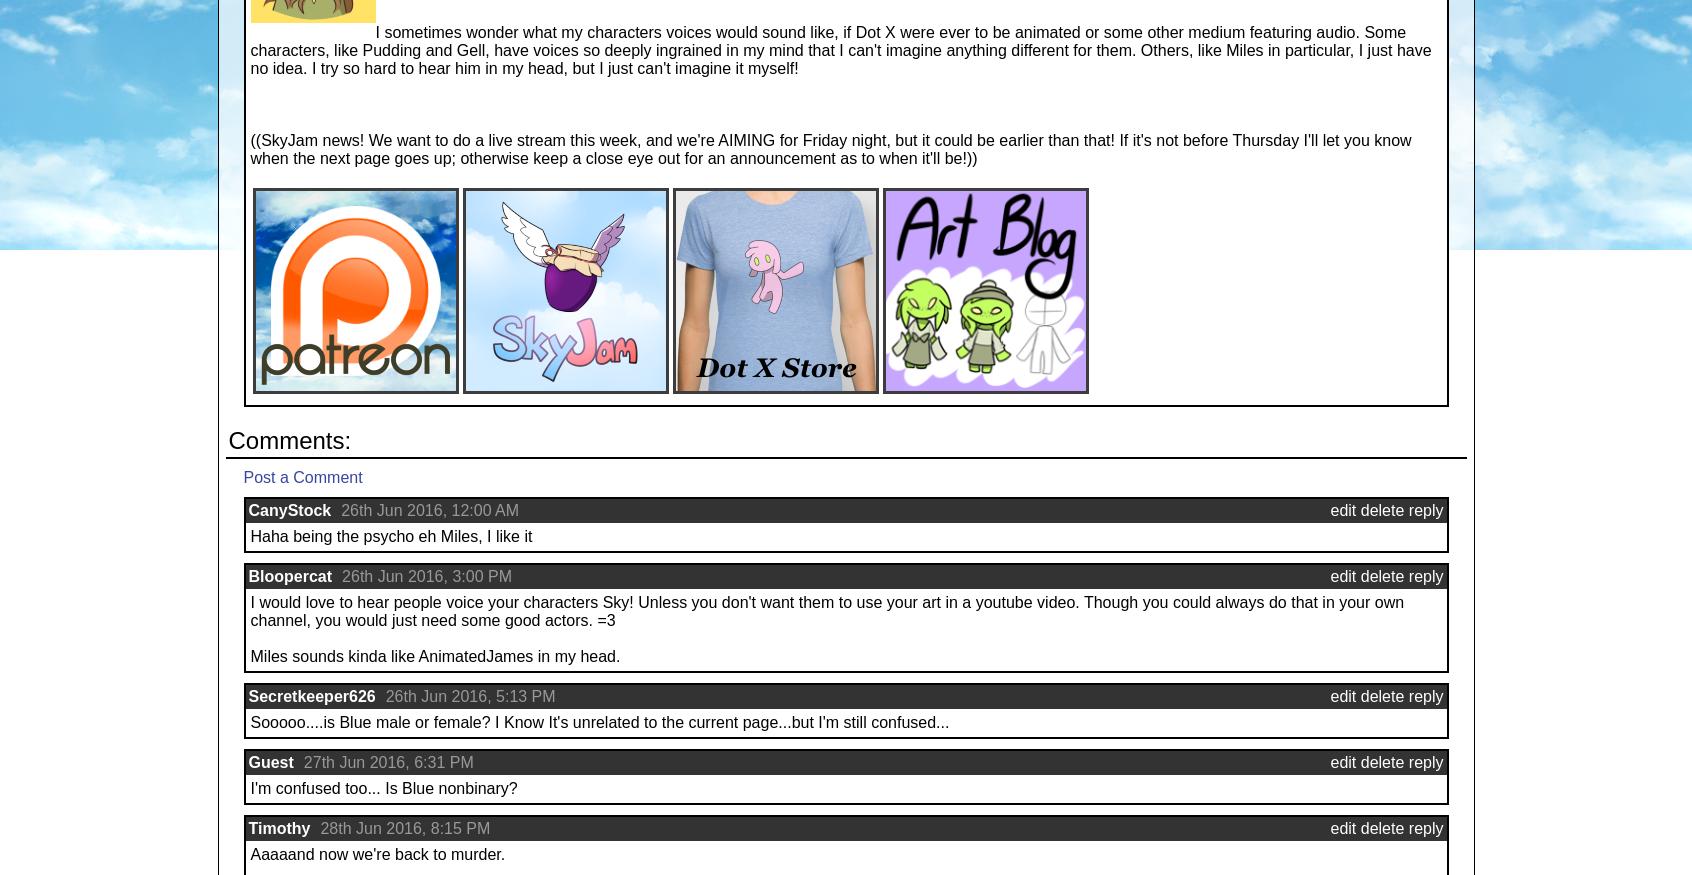  Describe the element at coordinates (340, 576) in the screenshot. I see `'26th Jun 2016, 3:00 PM'` at that location.